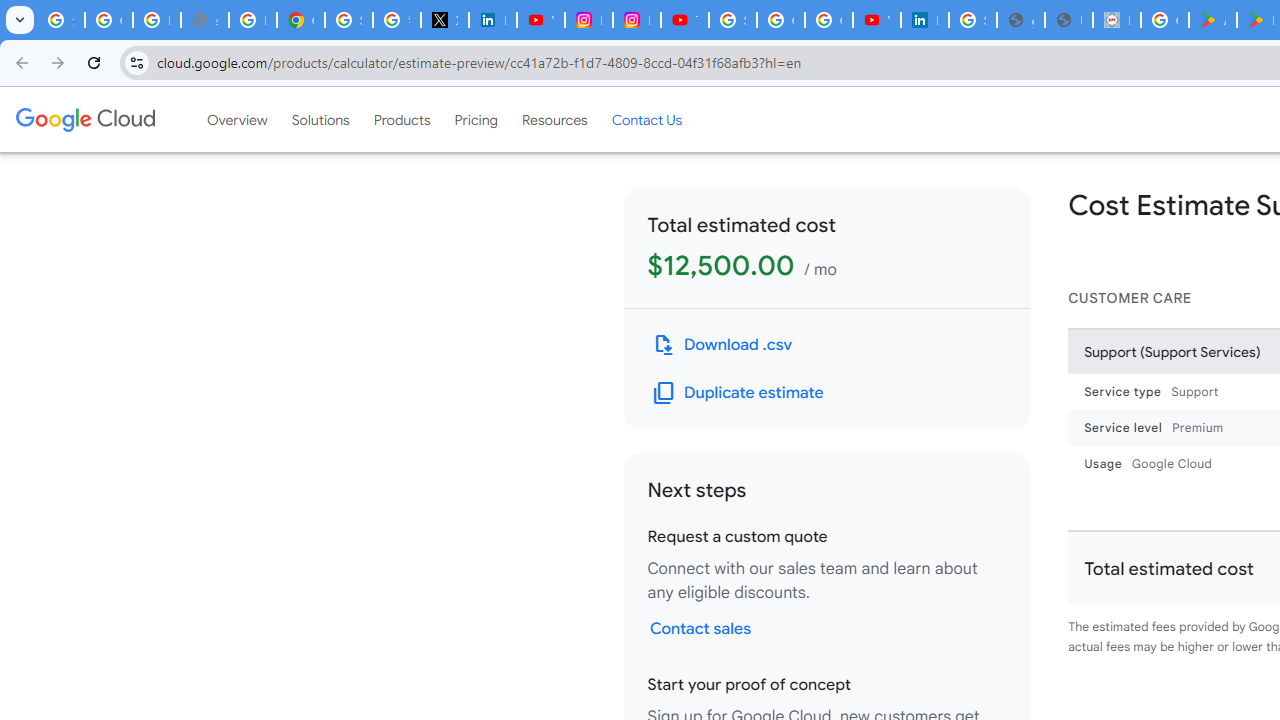  I want to click on 'support.google.com - Network error', so click(204, 20).